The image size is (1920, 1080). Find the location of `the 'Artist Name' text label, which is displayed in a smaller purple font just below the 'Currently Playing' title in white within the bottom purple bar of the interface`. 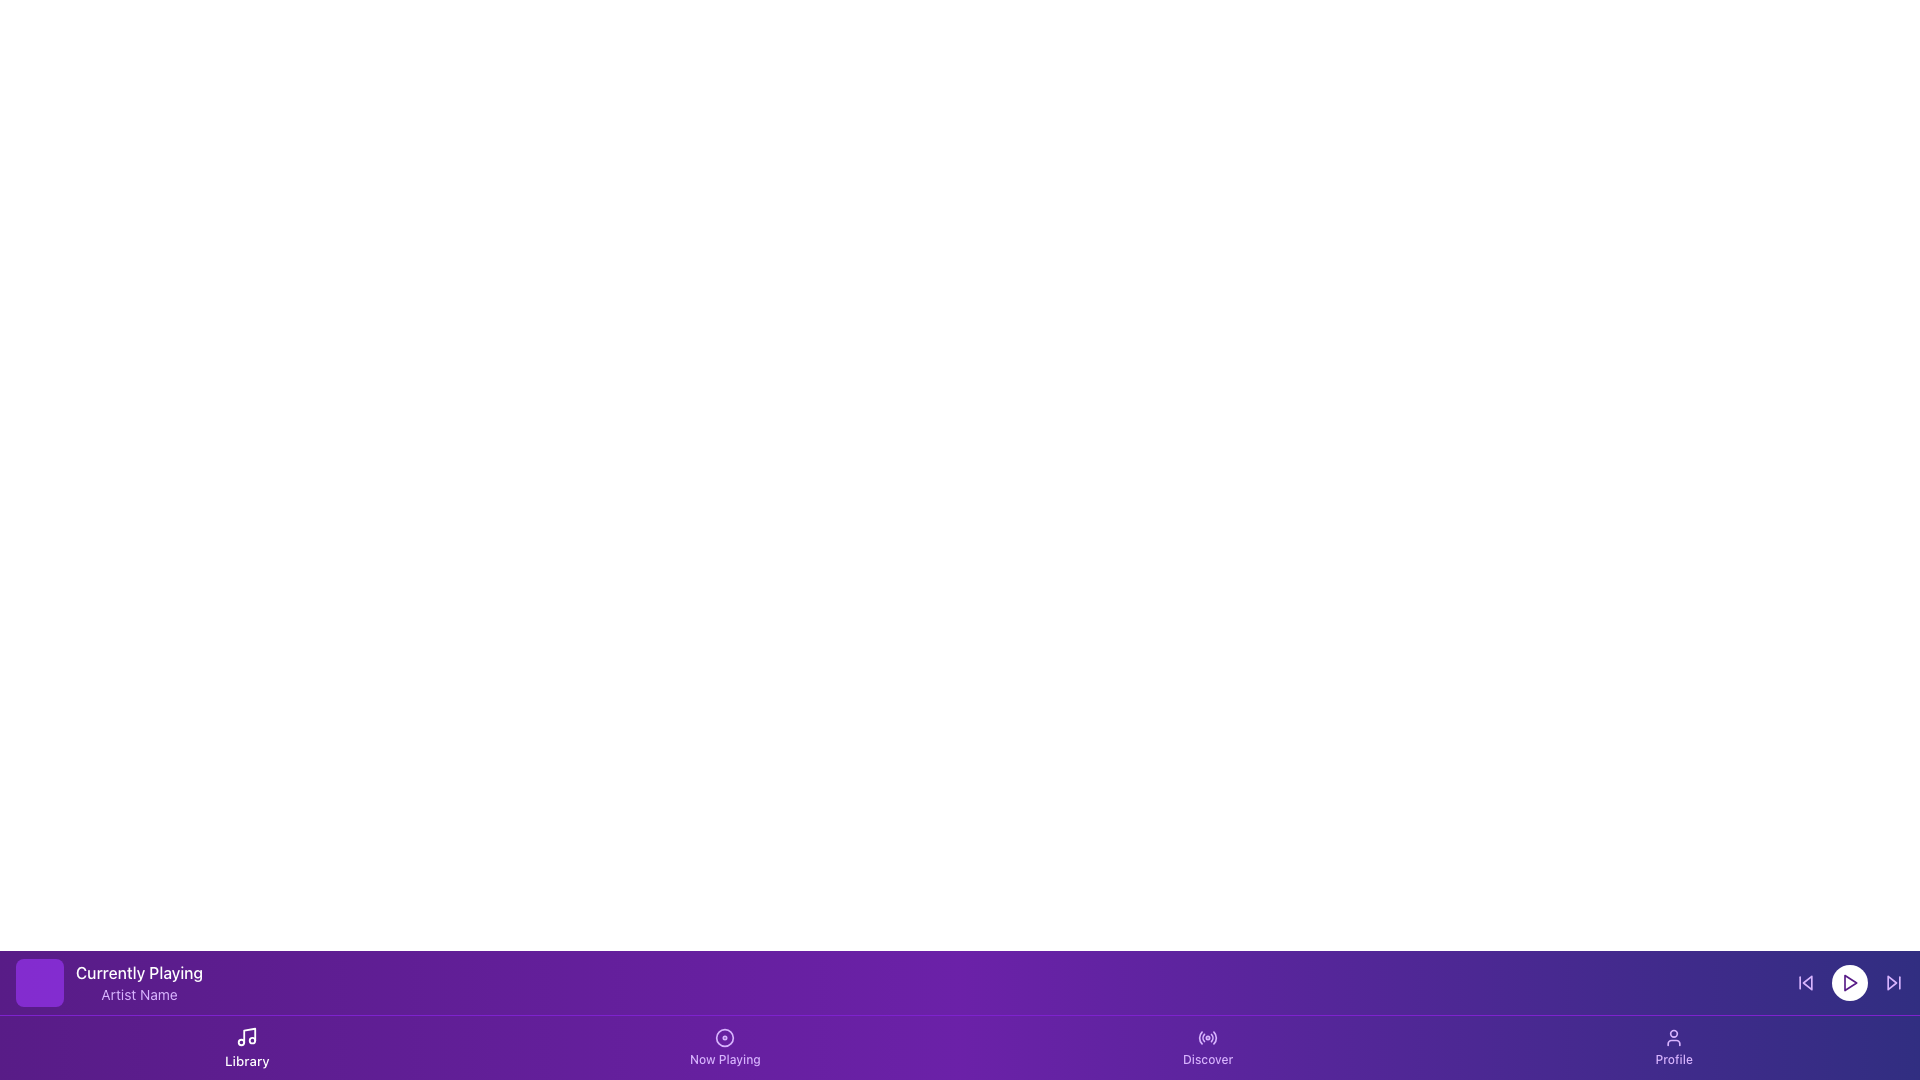

the 'Artist Name' text label, which is displayed in a smaller purple font just below the 'Currently Playing' title in white within the bottom purple bar of the interface is located at coordinates (138, 995).